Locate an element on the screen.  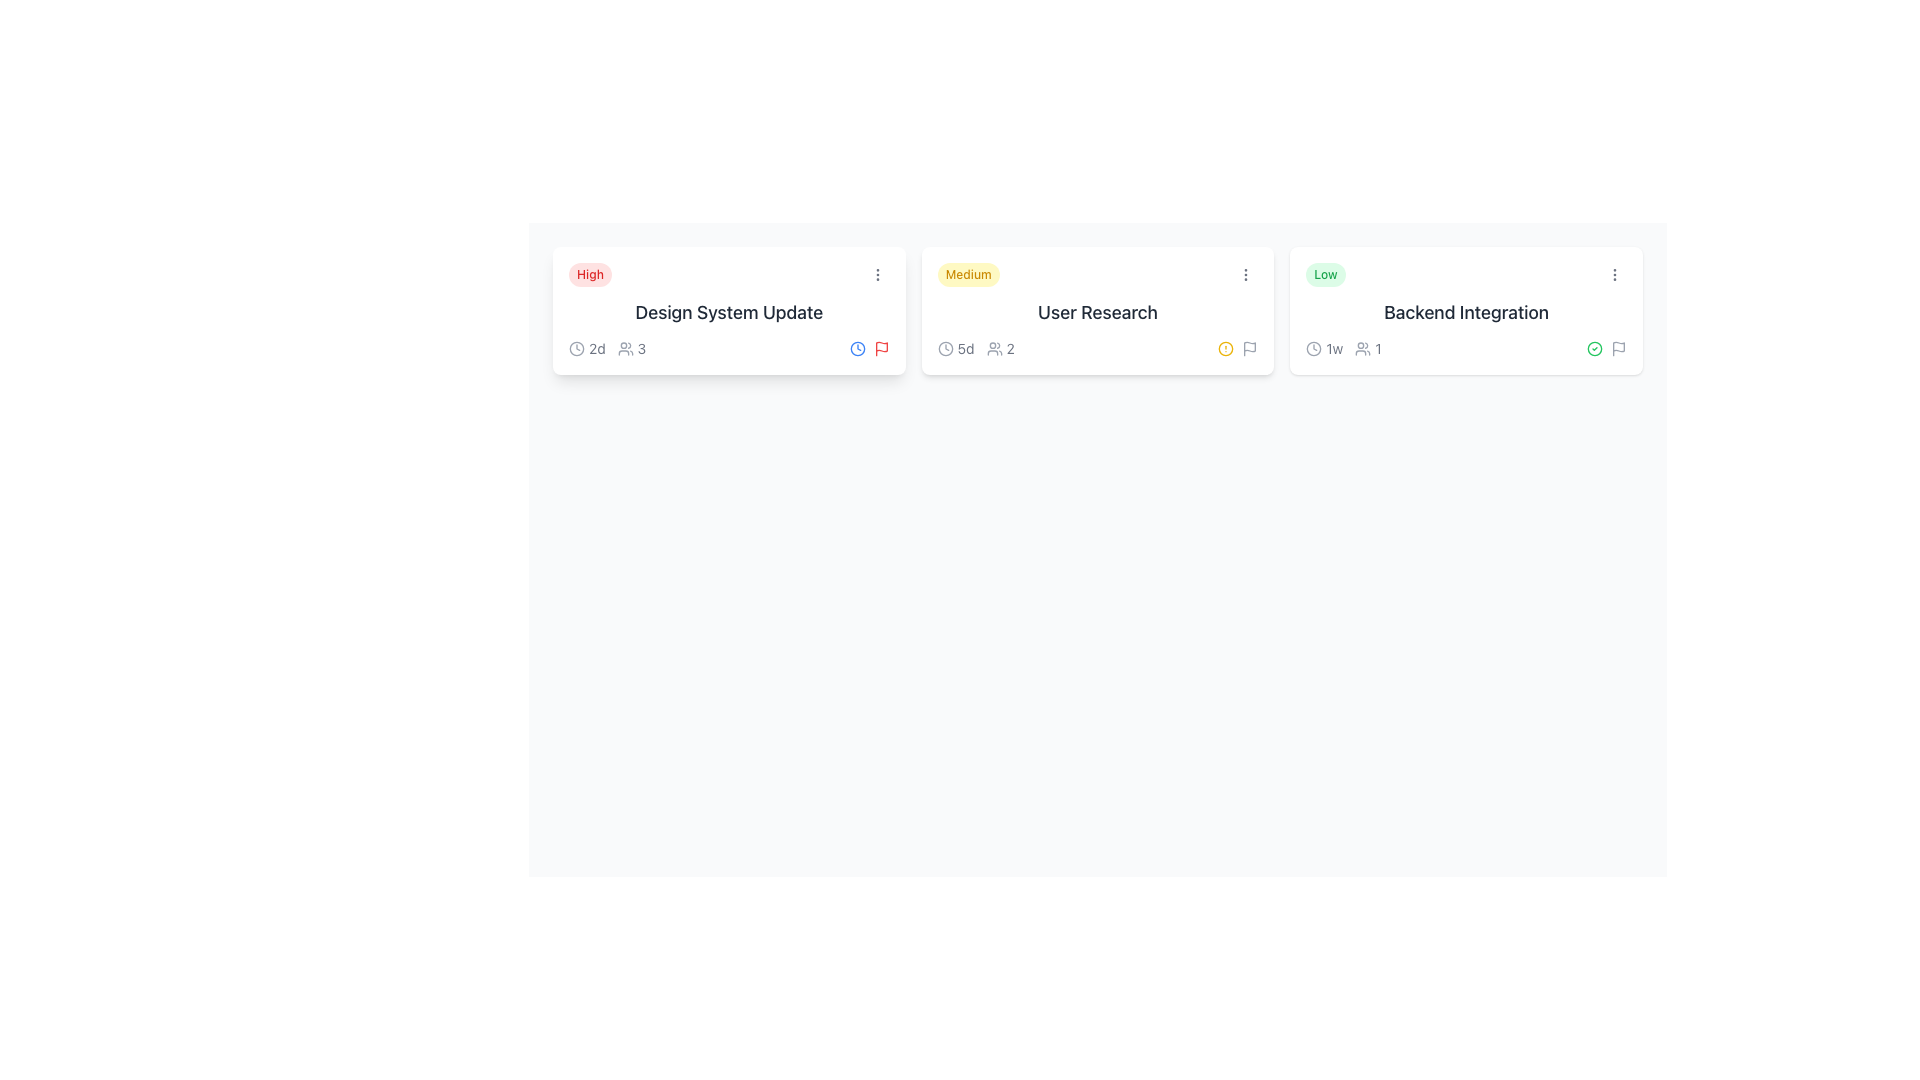
the static text label displaying '5d', which is styled with a small font size and gray coloring, located adjacent to a clock icon within the 'User Research' card is located at coordinates (966, 347).